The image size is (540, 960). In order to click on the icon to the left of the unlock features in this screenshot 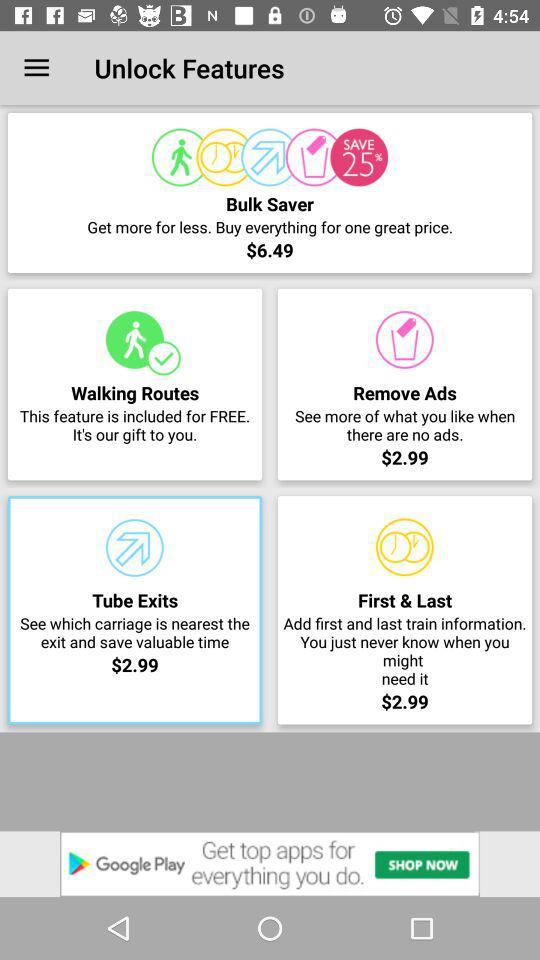, I will do `click(36, 68)`.